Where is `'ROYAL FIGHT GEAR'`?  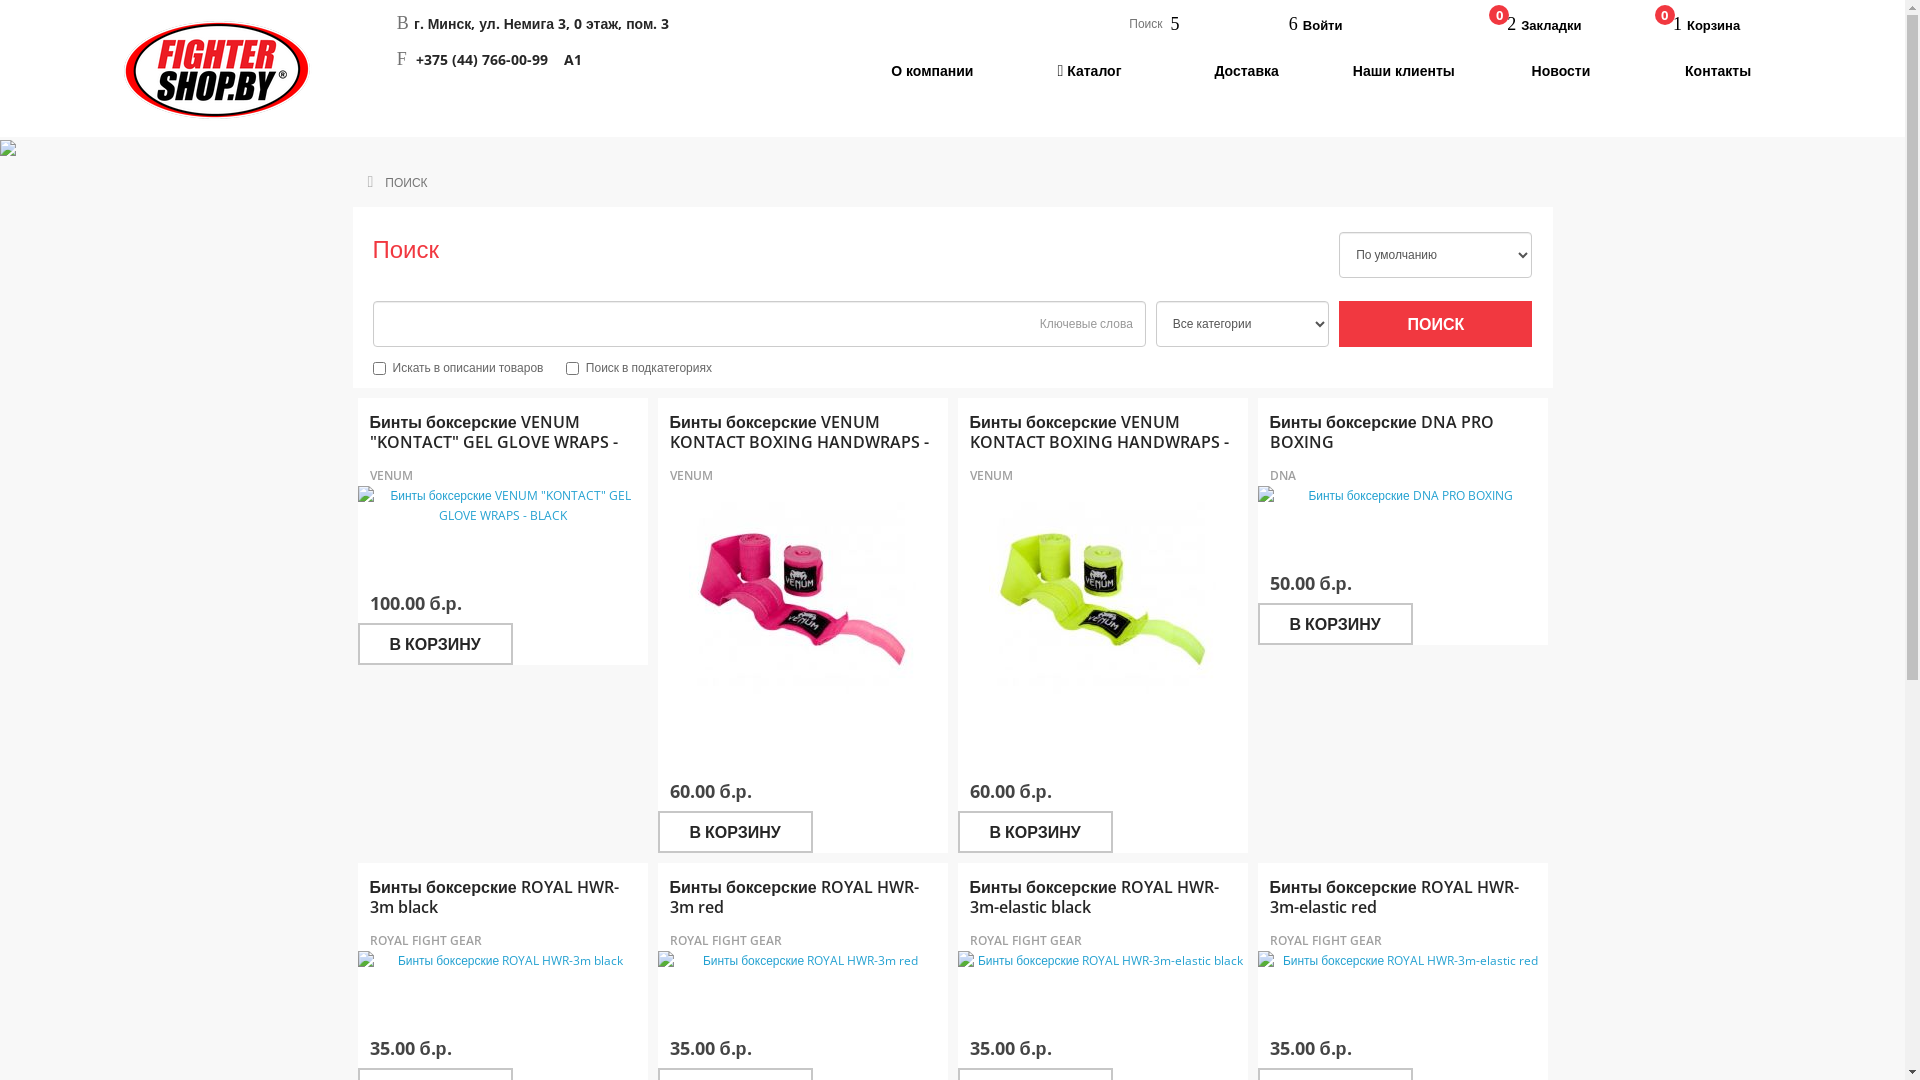 'ROYAL FIGHT GEAR' is located at coordinates (1026, 940).